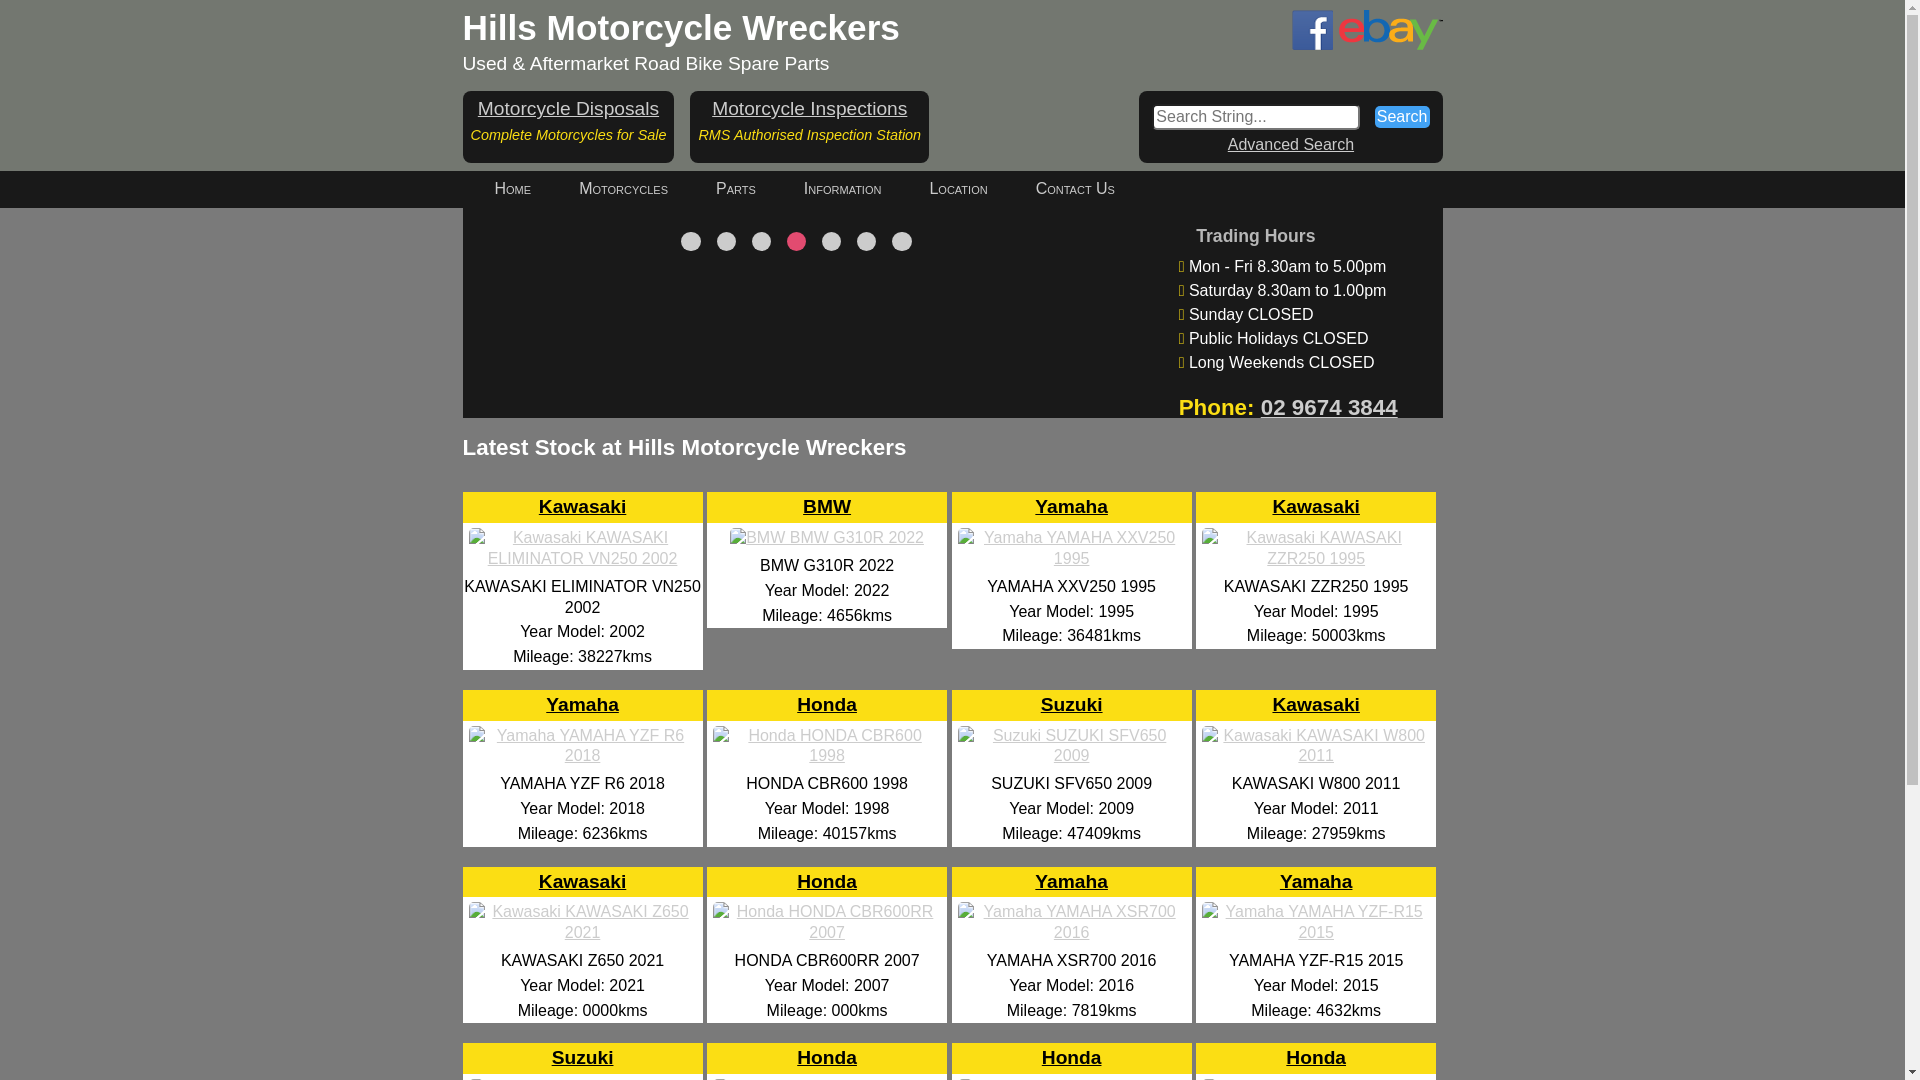 This screenshot has width=1920, height=1080. What do you see at coordinates (809, 108) in the screenshot?
I see `'Motorcycle Inspections'` at bounding box center [809, 108].